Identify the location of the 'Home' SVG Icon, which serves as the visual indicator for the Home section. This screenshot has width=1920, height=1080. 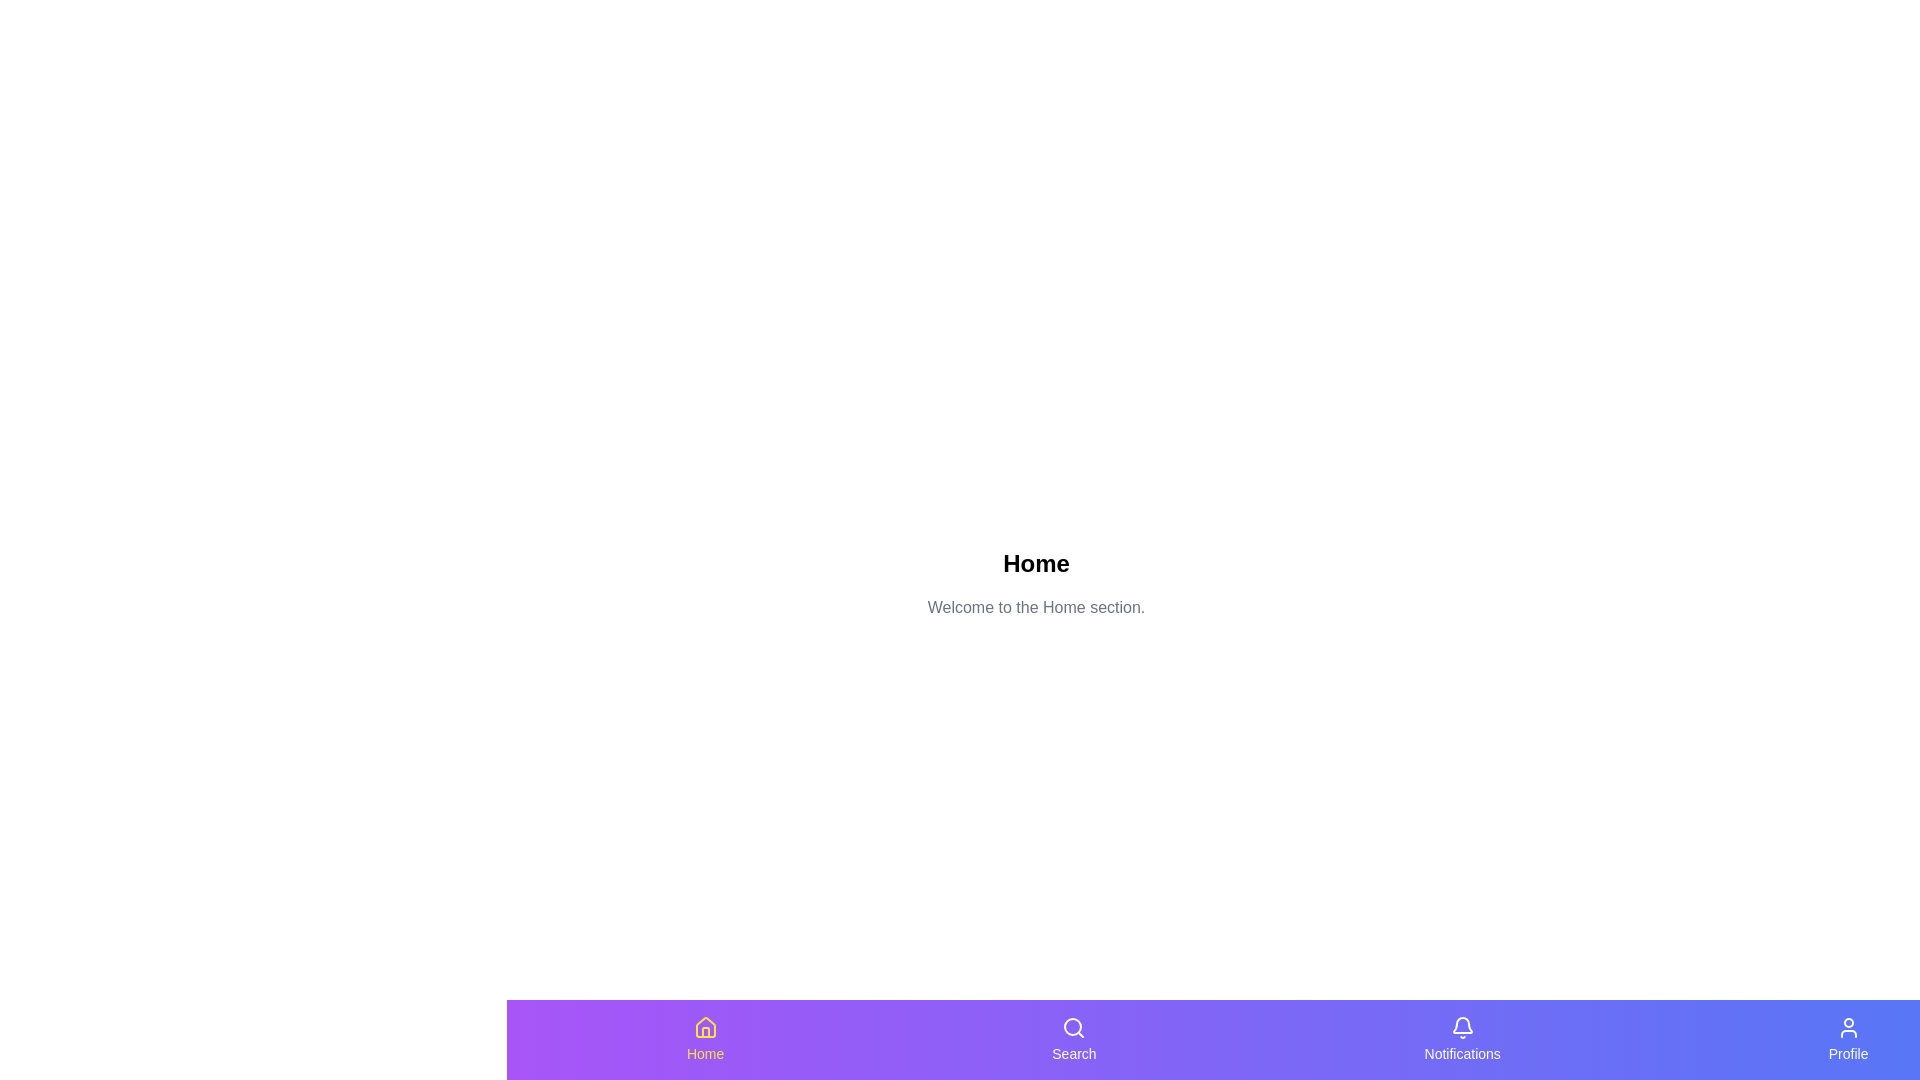
(705, 1028).